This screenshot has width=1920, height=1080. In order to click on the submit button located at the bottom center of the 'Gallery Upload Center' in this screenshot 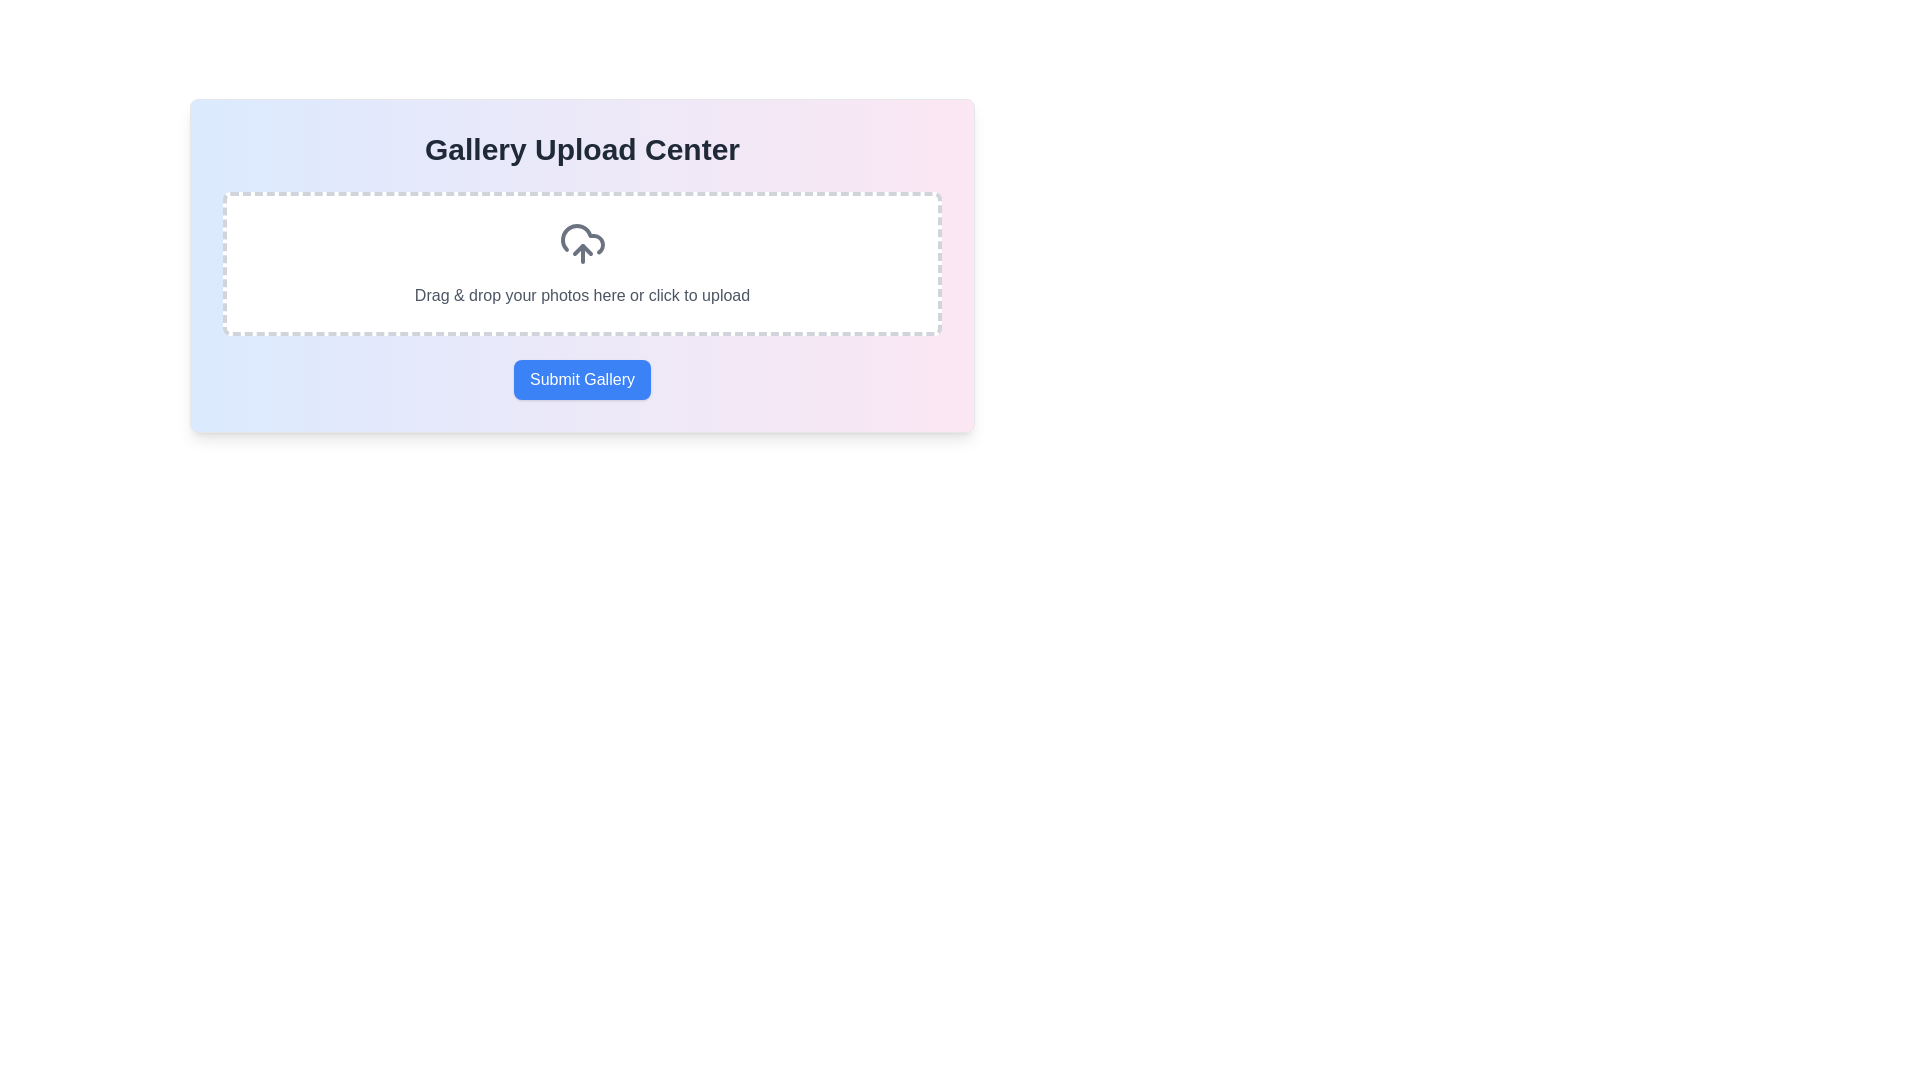, I will do `click(581, 380)`.